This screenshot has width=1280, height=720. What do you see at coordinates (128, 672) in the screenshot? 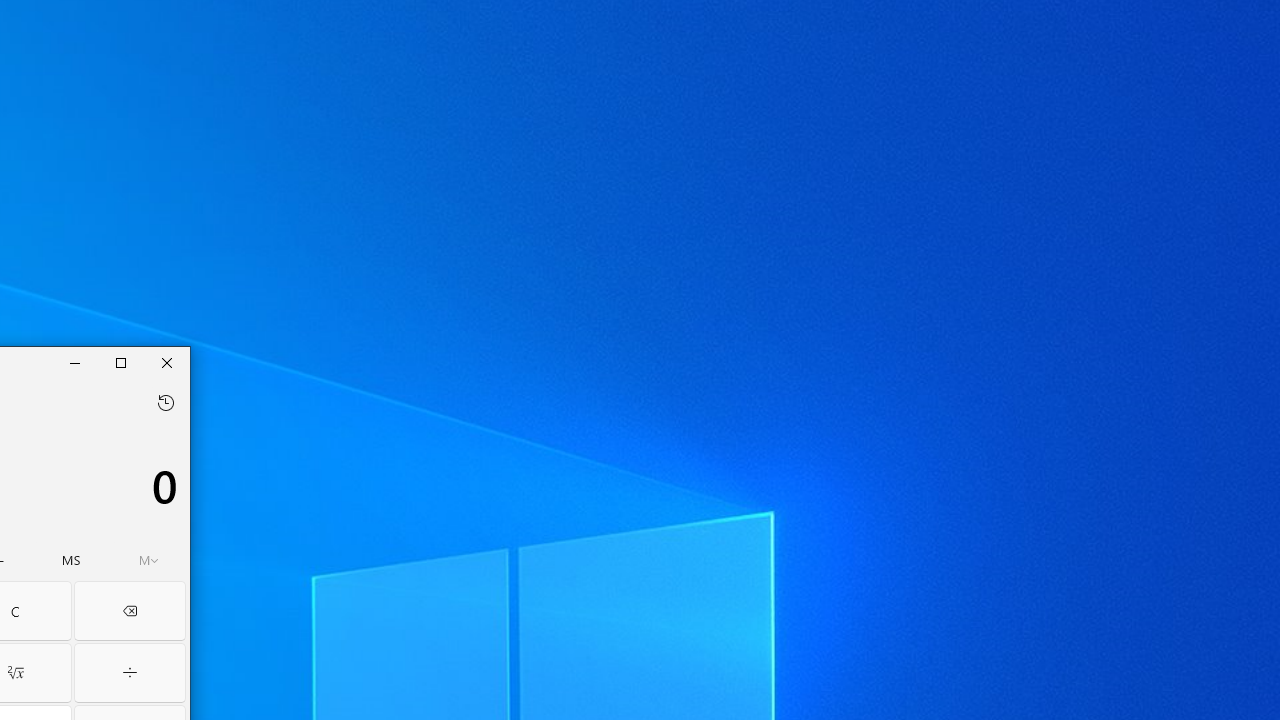
I see `'Divide by'` at bounding box center [128, 672].